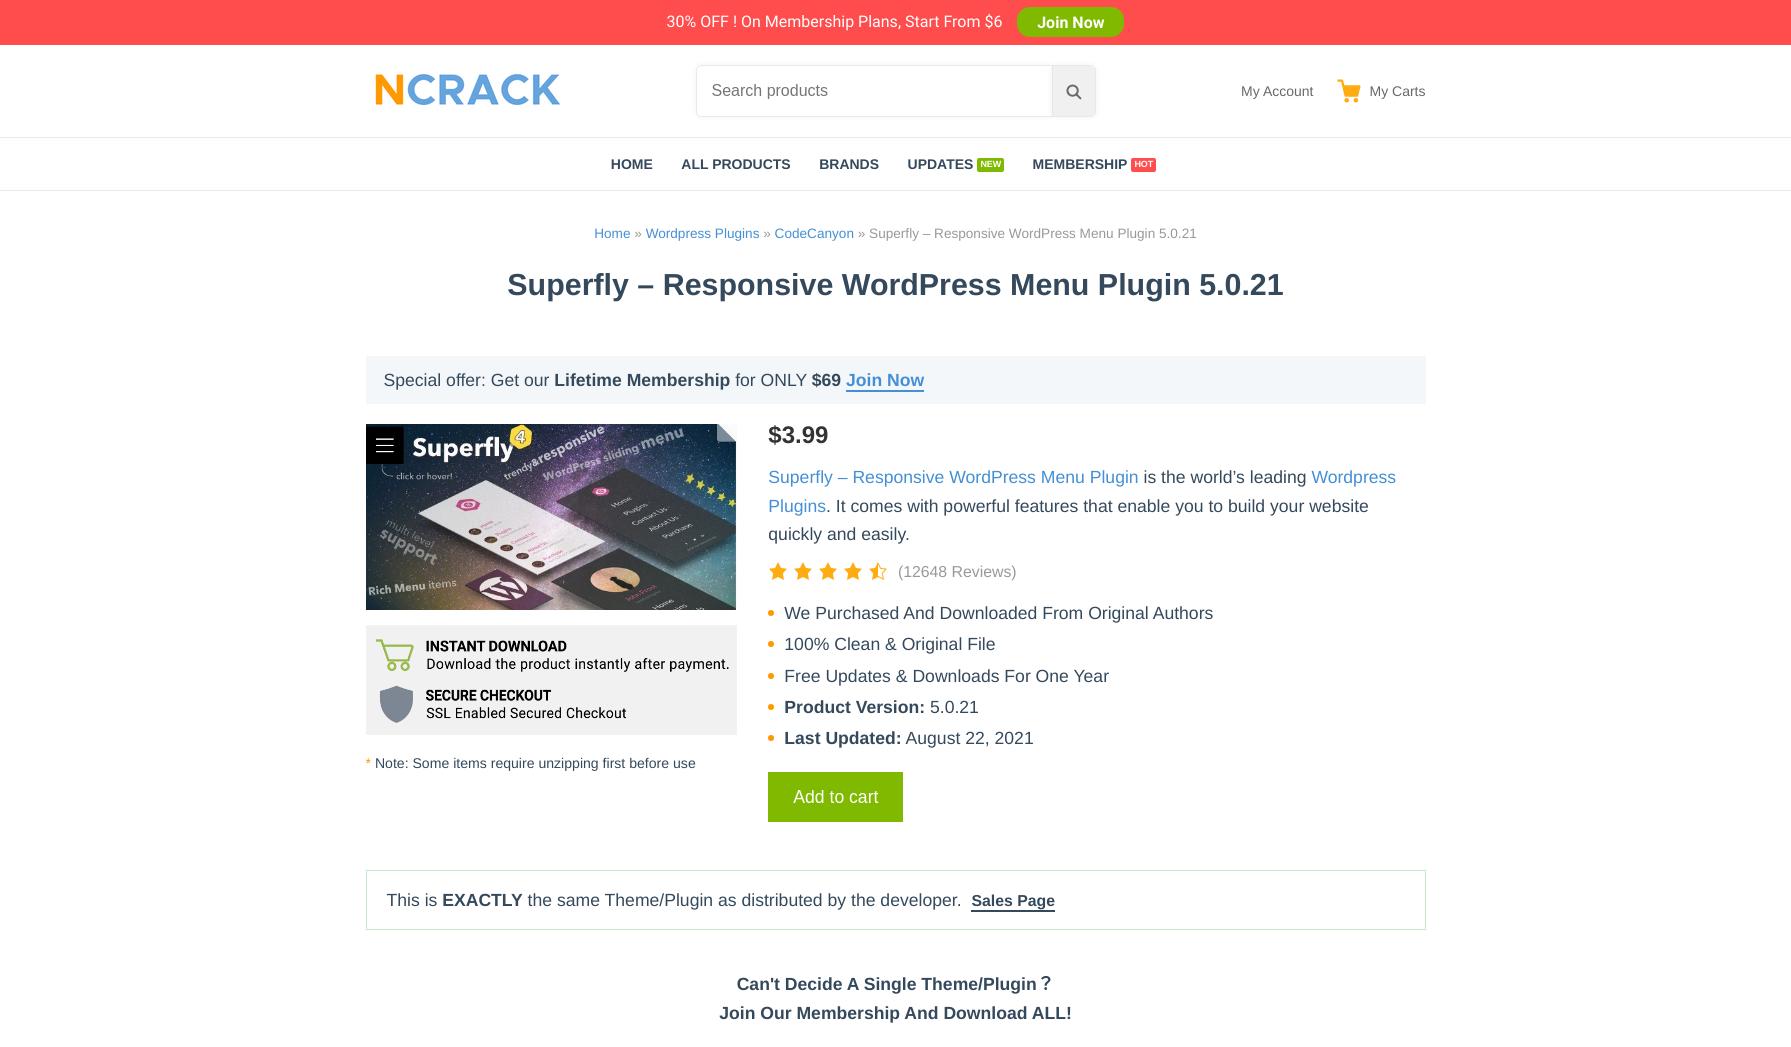 This screenshot has width=1791, height=1047. Describe the element at coordinates (1030, 163) in the screenshot. I see `'Membership'` at that location.